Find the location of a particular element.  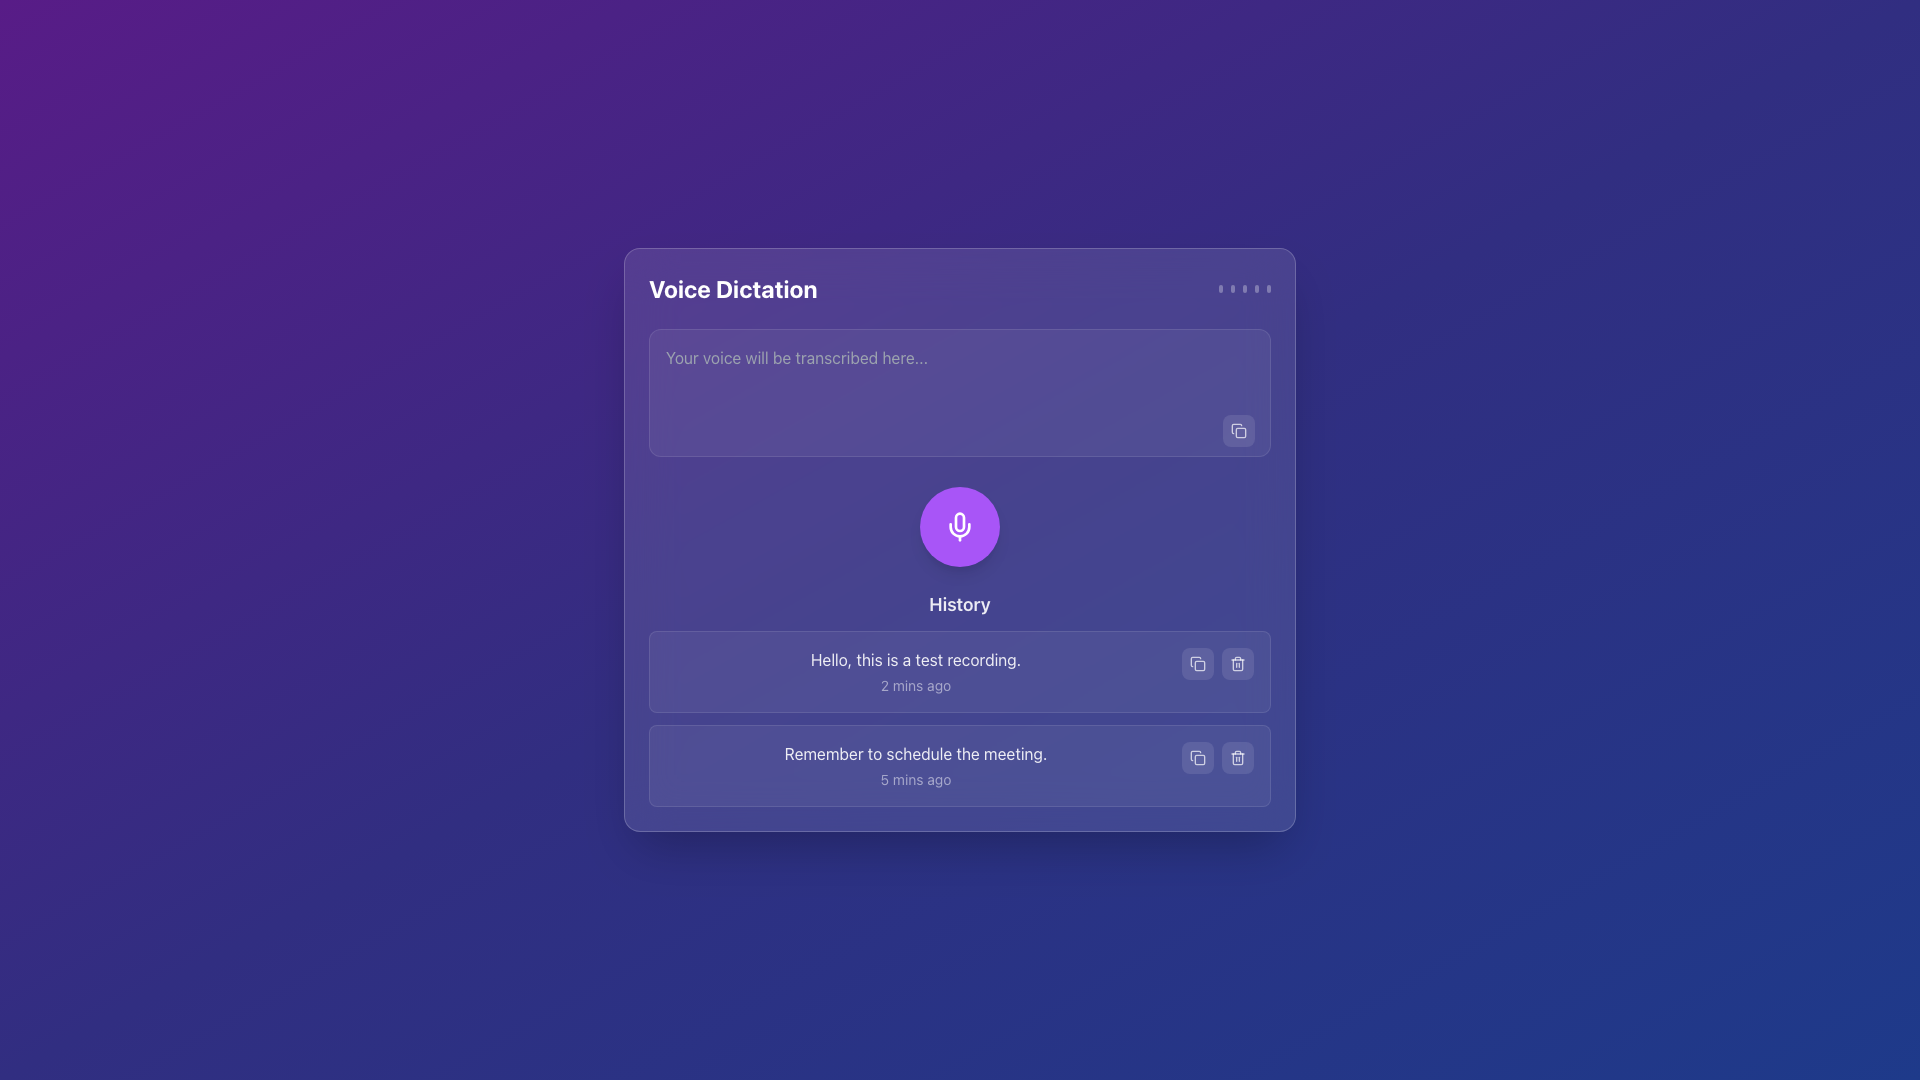

the copy icon button, which is a small icon depicting overlapping squares with a white outline, located in the top-right corner of the second section, to copy the content is located at coordinates (1237, 430).